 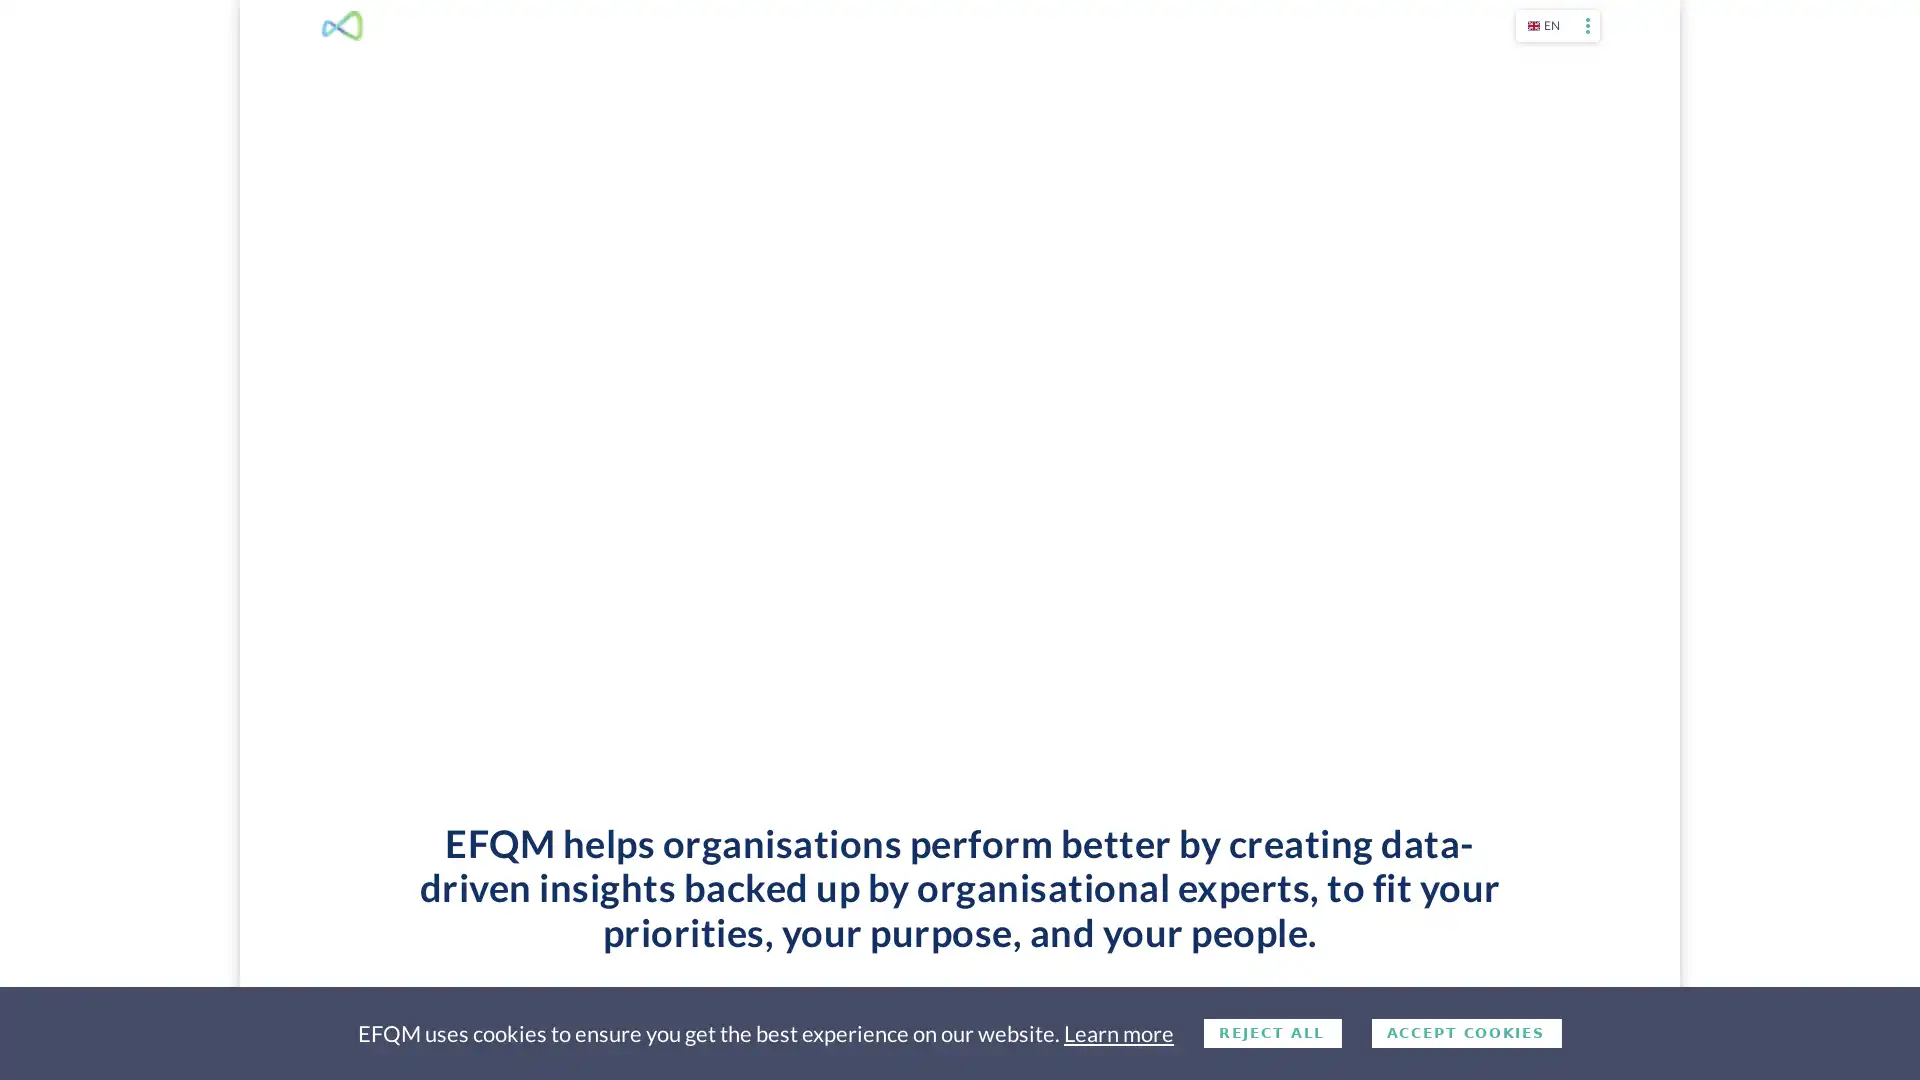 I want to click on Accept cookies, so click(x=1465, y=1032).